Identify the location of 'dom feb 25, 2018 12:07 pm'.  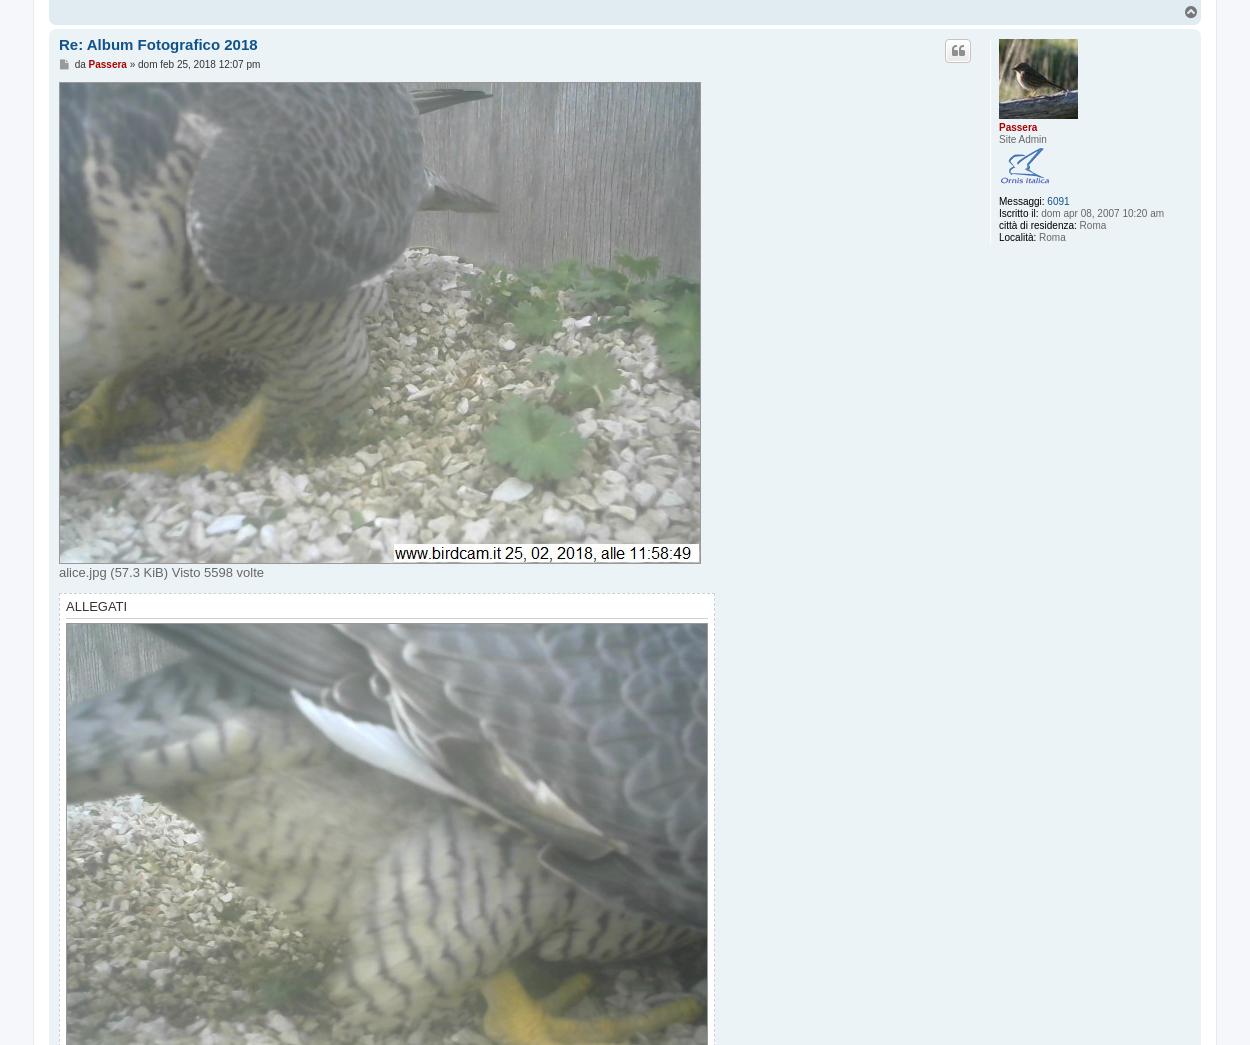
(198, 64).